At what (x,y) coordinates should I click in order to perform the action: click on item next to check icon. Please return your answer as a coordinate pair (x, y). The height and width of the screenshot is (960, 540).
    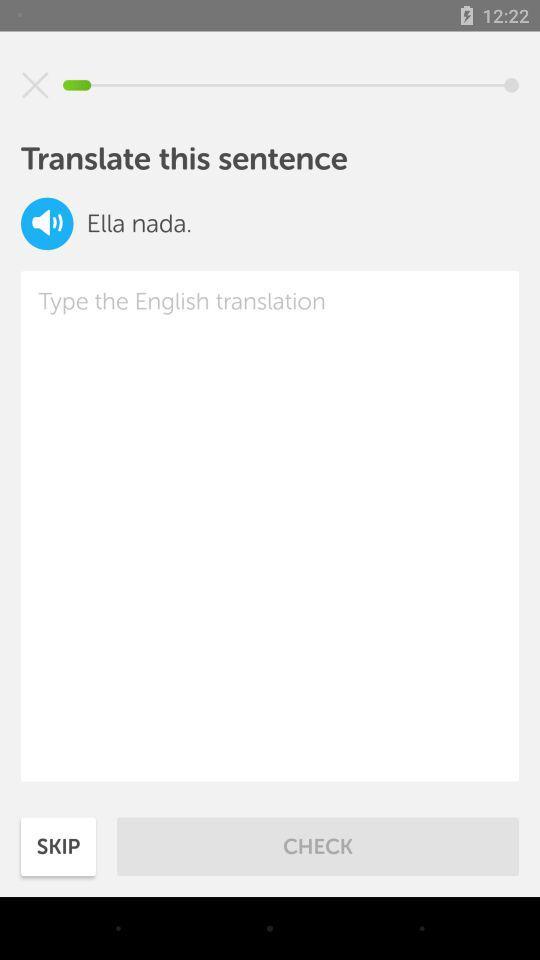
    Looking at the image, I should click on (58, 845).